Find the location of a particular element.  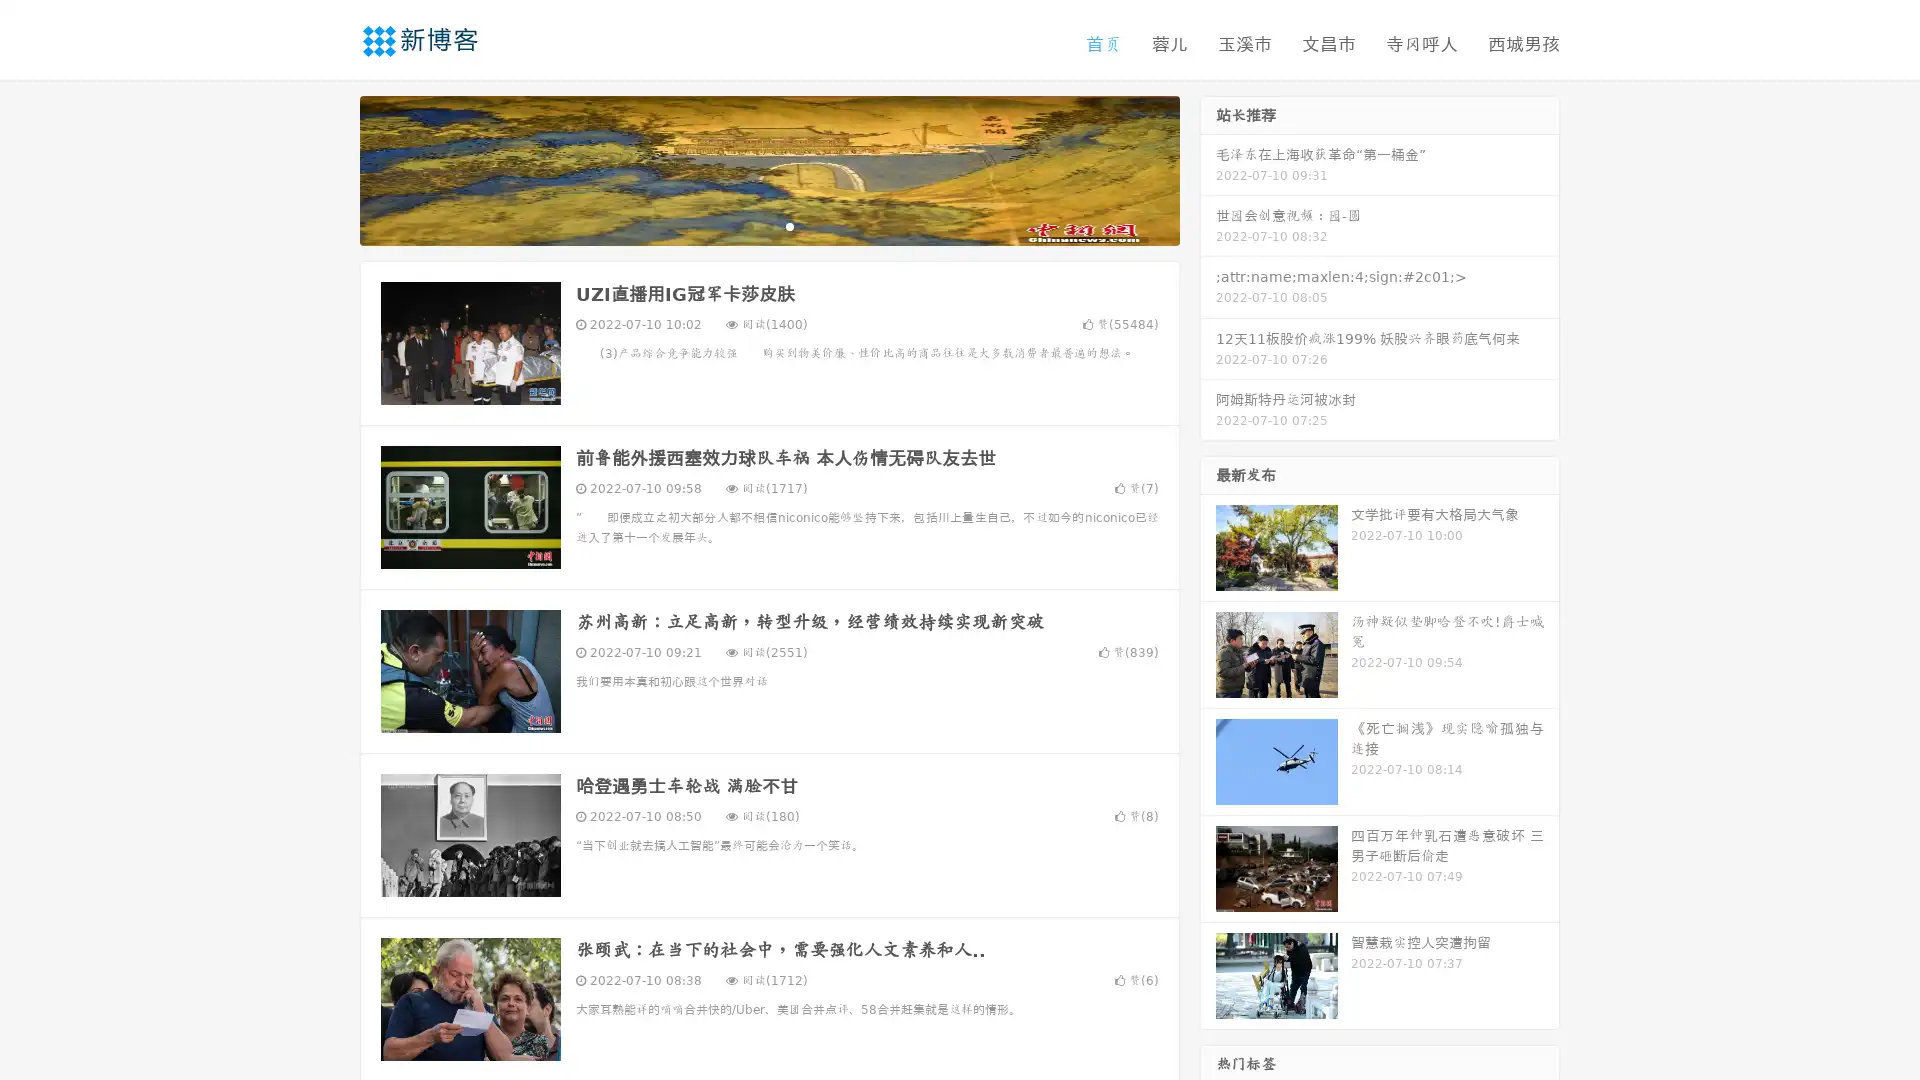

Go to slide 1 is located at coordinates (748, 225).